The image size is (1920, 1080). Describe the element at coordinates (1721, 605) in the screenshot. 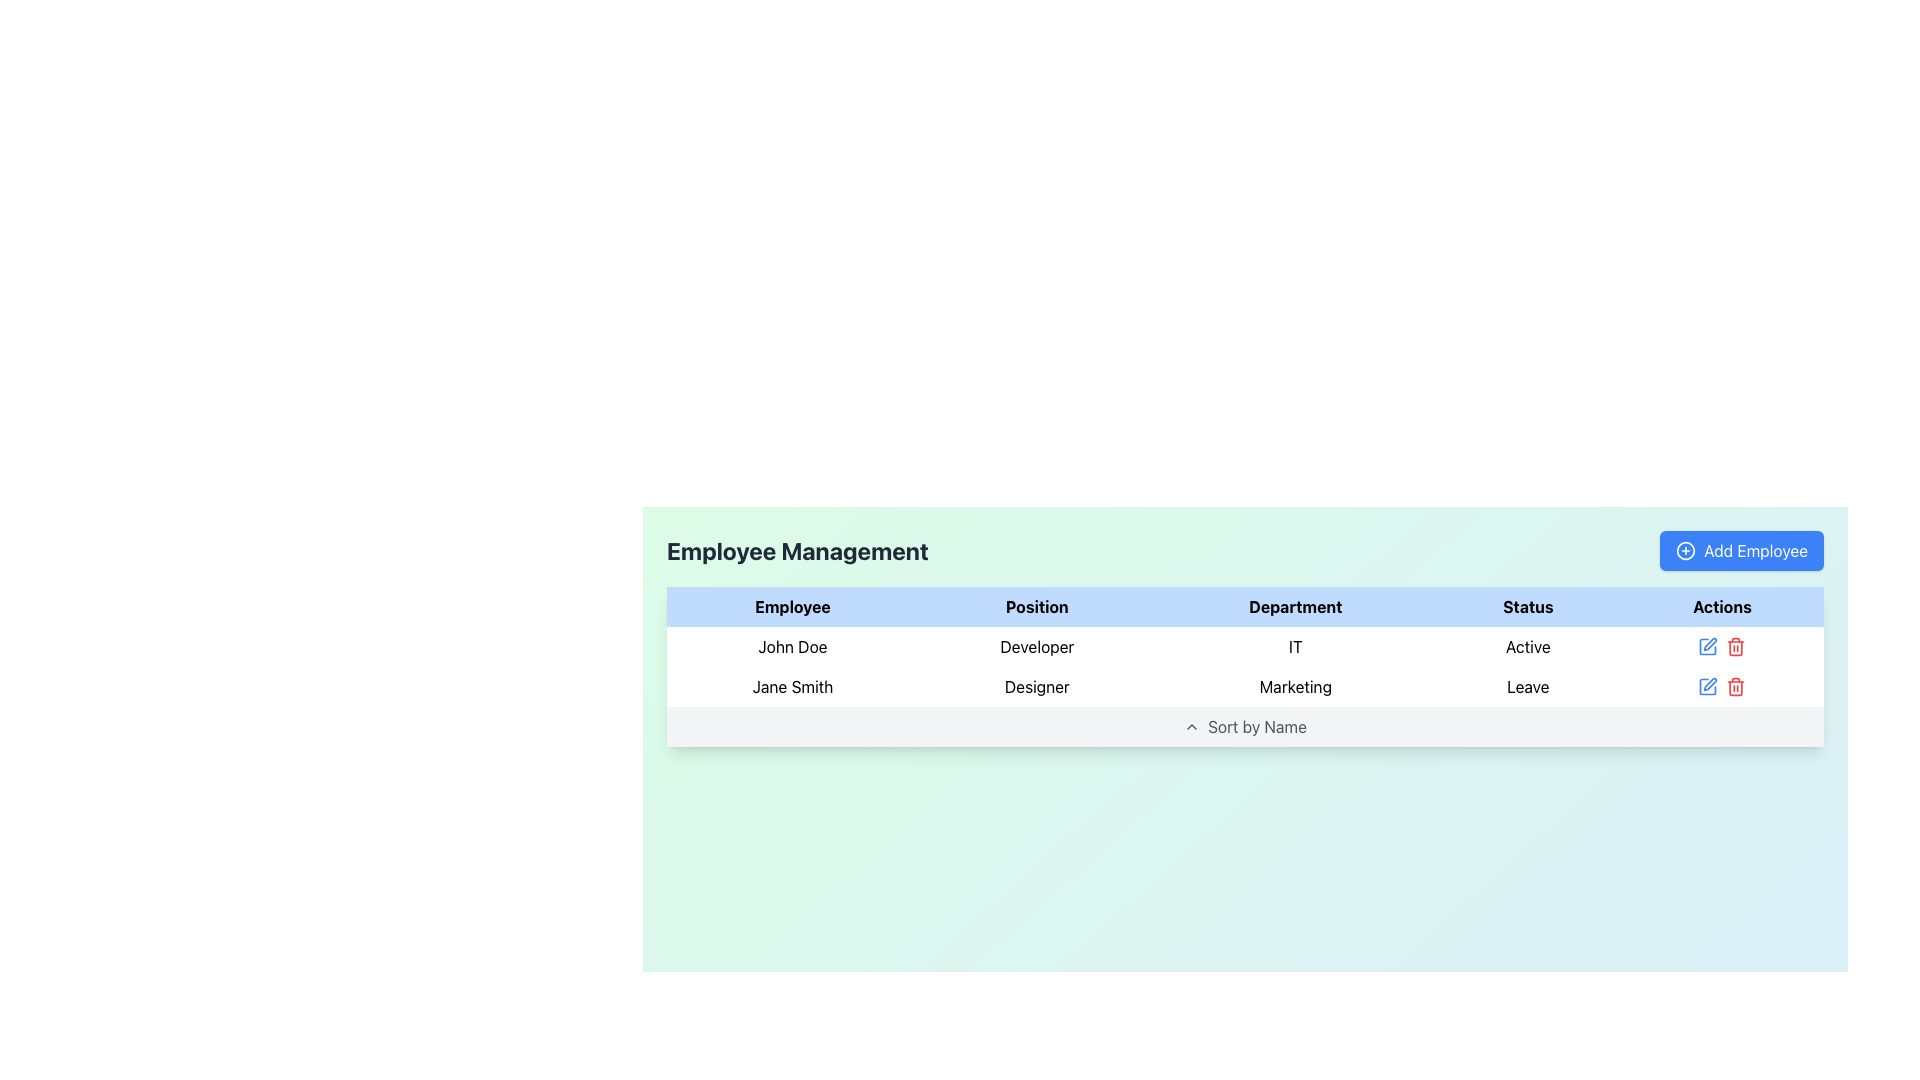

I see `the 'Actions' text label, which is styled in bold and centered within a light blue rectangular background, located in the top-right corner of the table header` at that location.